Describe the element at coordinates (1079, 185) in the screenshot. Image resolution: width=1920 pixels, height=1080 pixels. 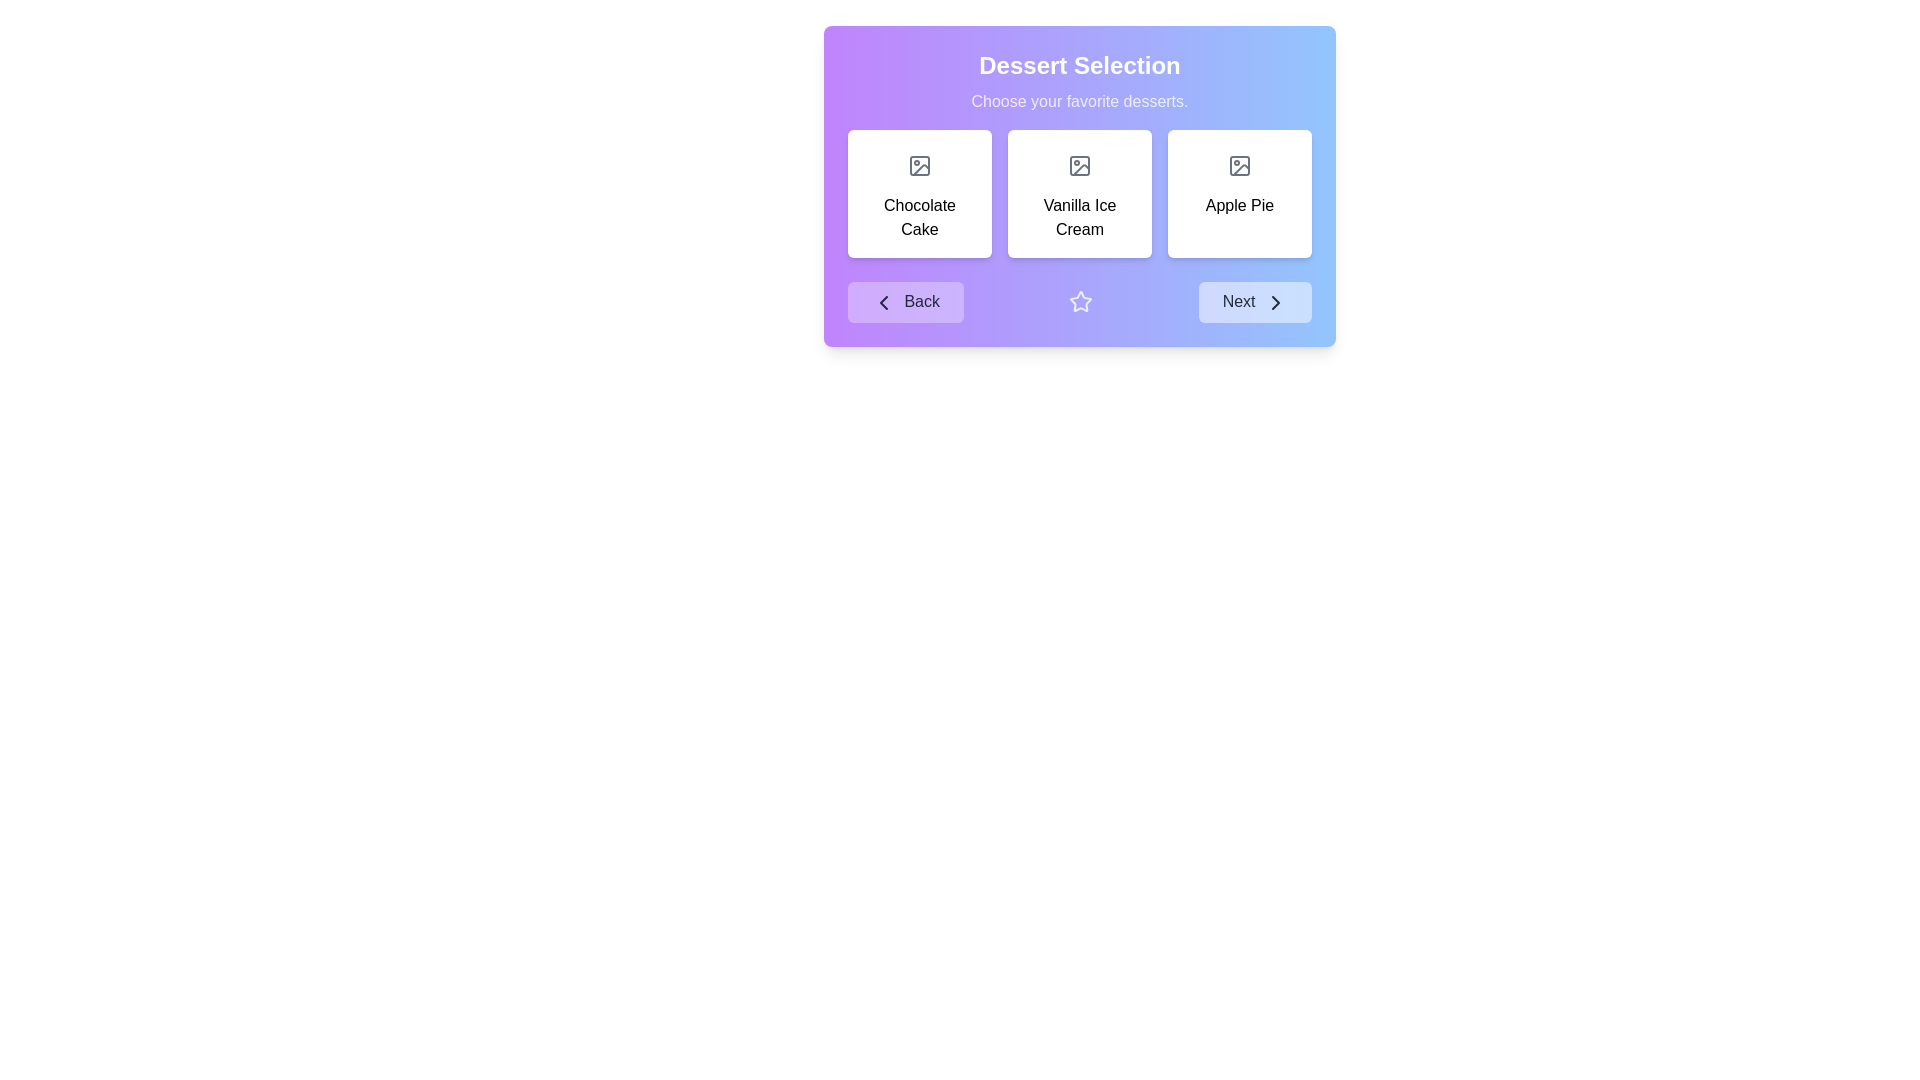
I see `the 'Vanilla Ice Cream' card element, which is the middle card in the selection grid featuring a white background and an image placeholder icon` at that location.